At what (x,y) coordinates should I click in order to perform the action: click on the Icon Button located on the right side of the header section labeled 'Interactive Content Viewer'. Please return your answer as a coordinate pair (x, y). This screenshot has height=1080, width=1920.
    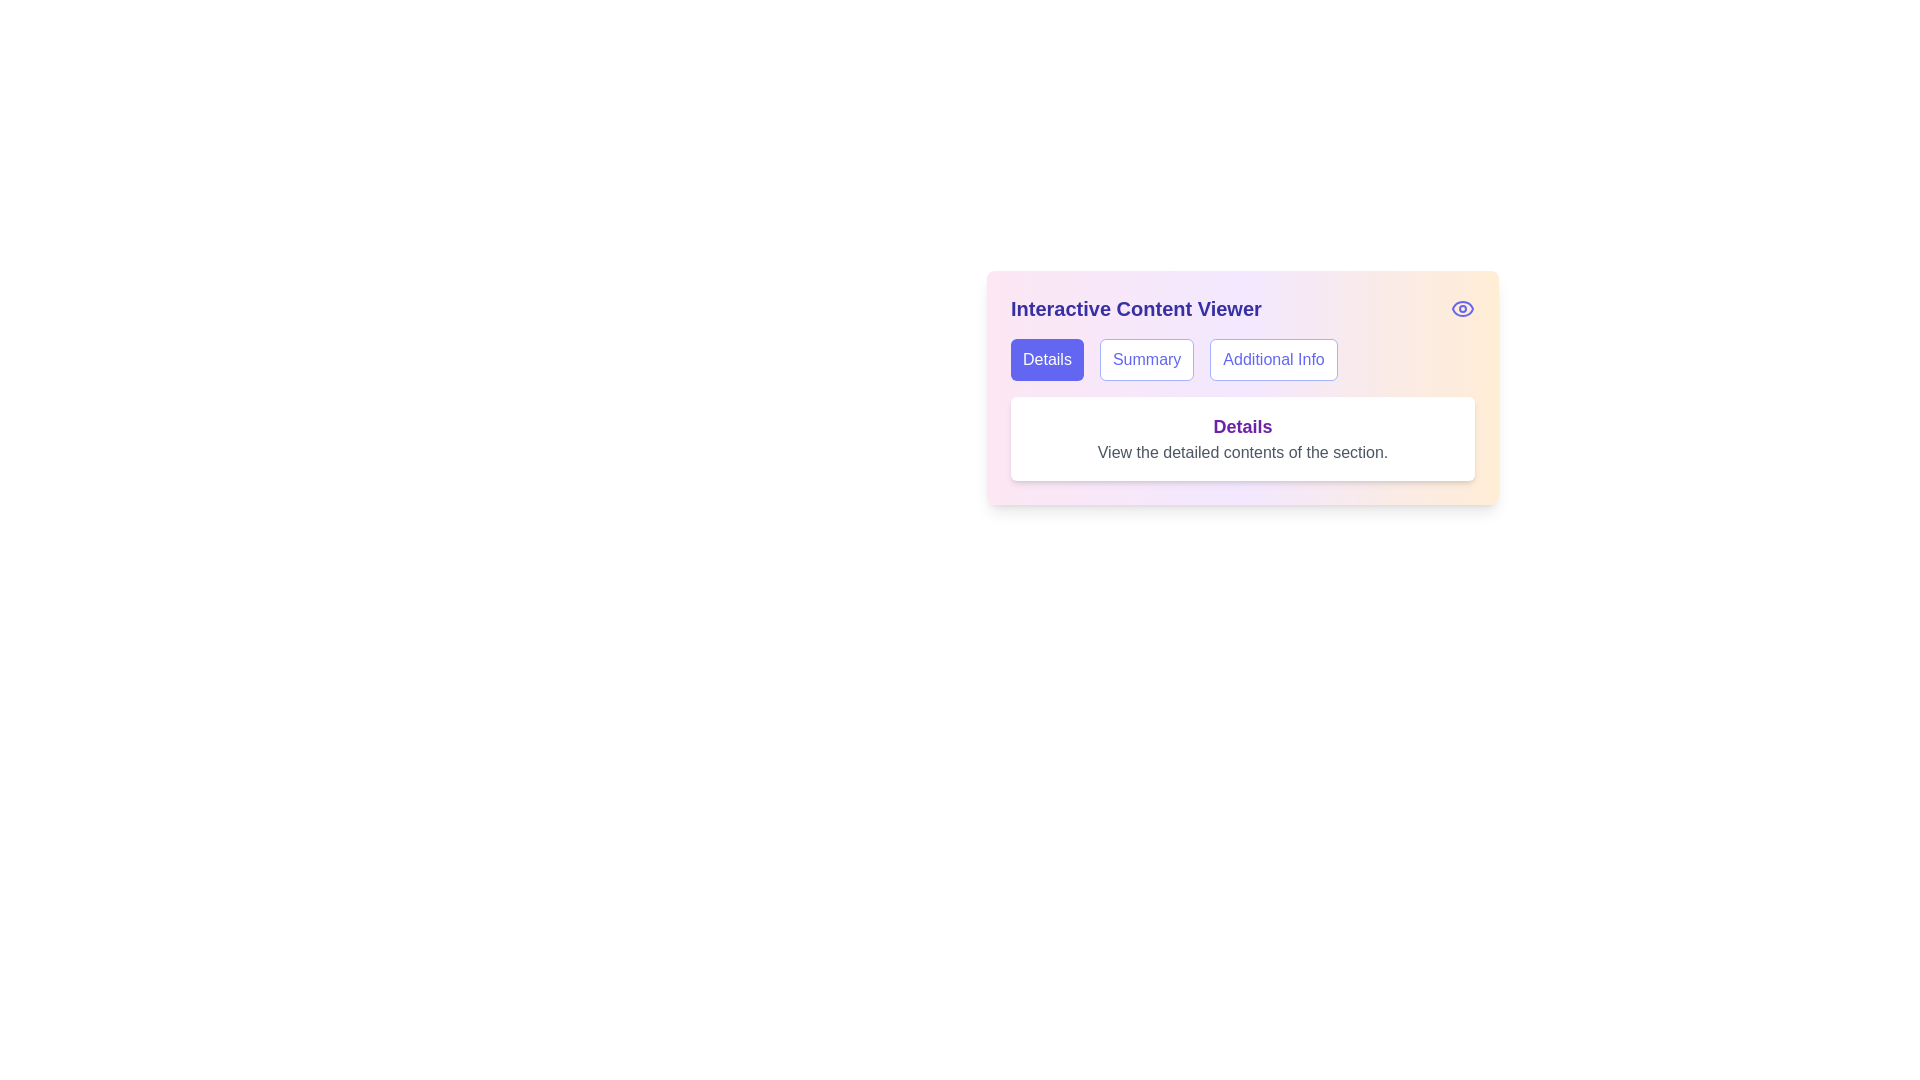
    Looking at the image, I should click on (1463, 308).